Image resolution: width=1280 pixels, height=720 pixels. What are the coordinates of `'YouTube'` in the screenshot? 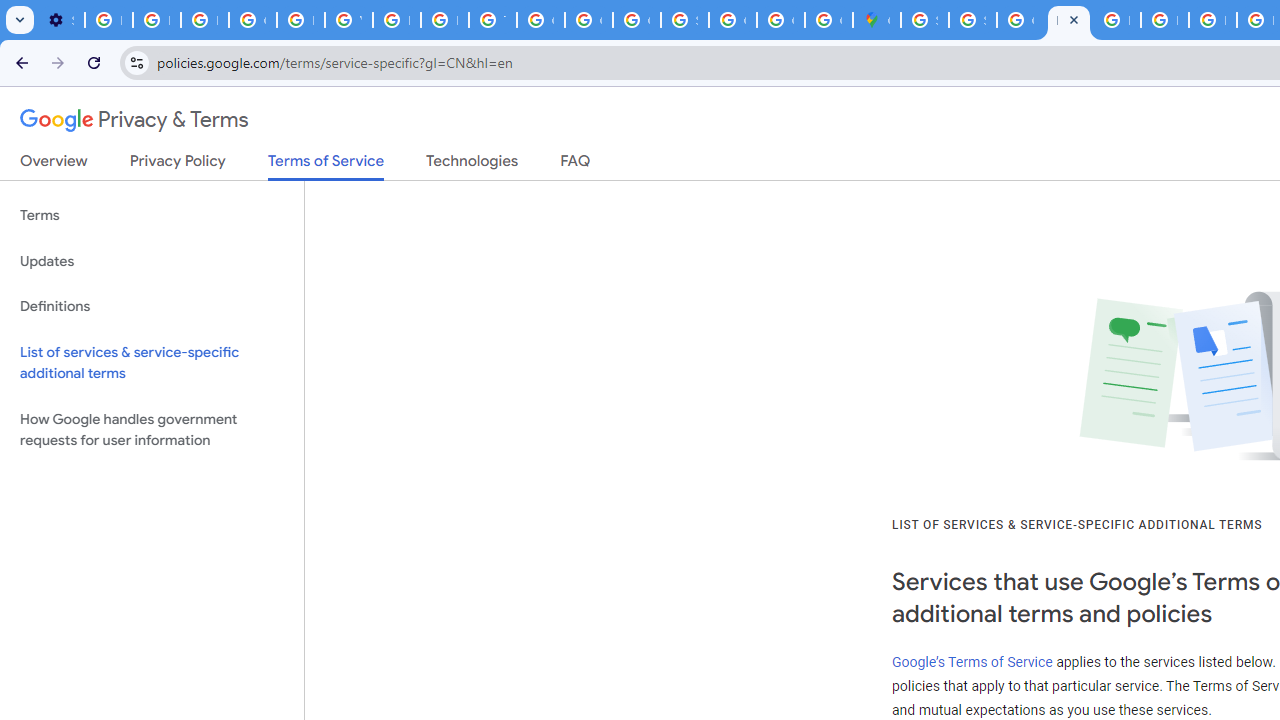 It's located at (348, 20).